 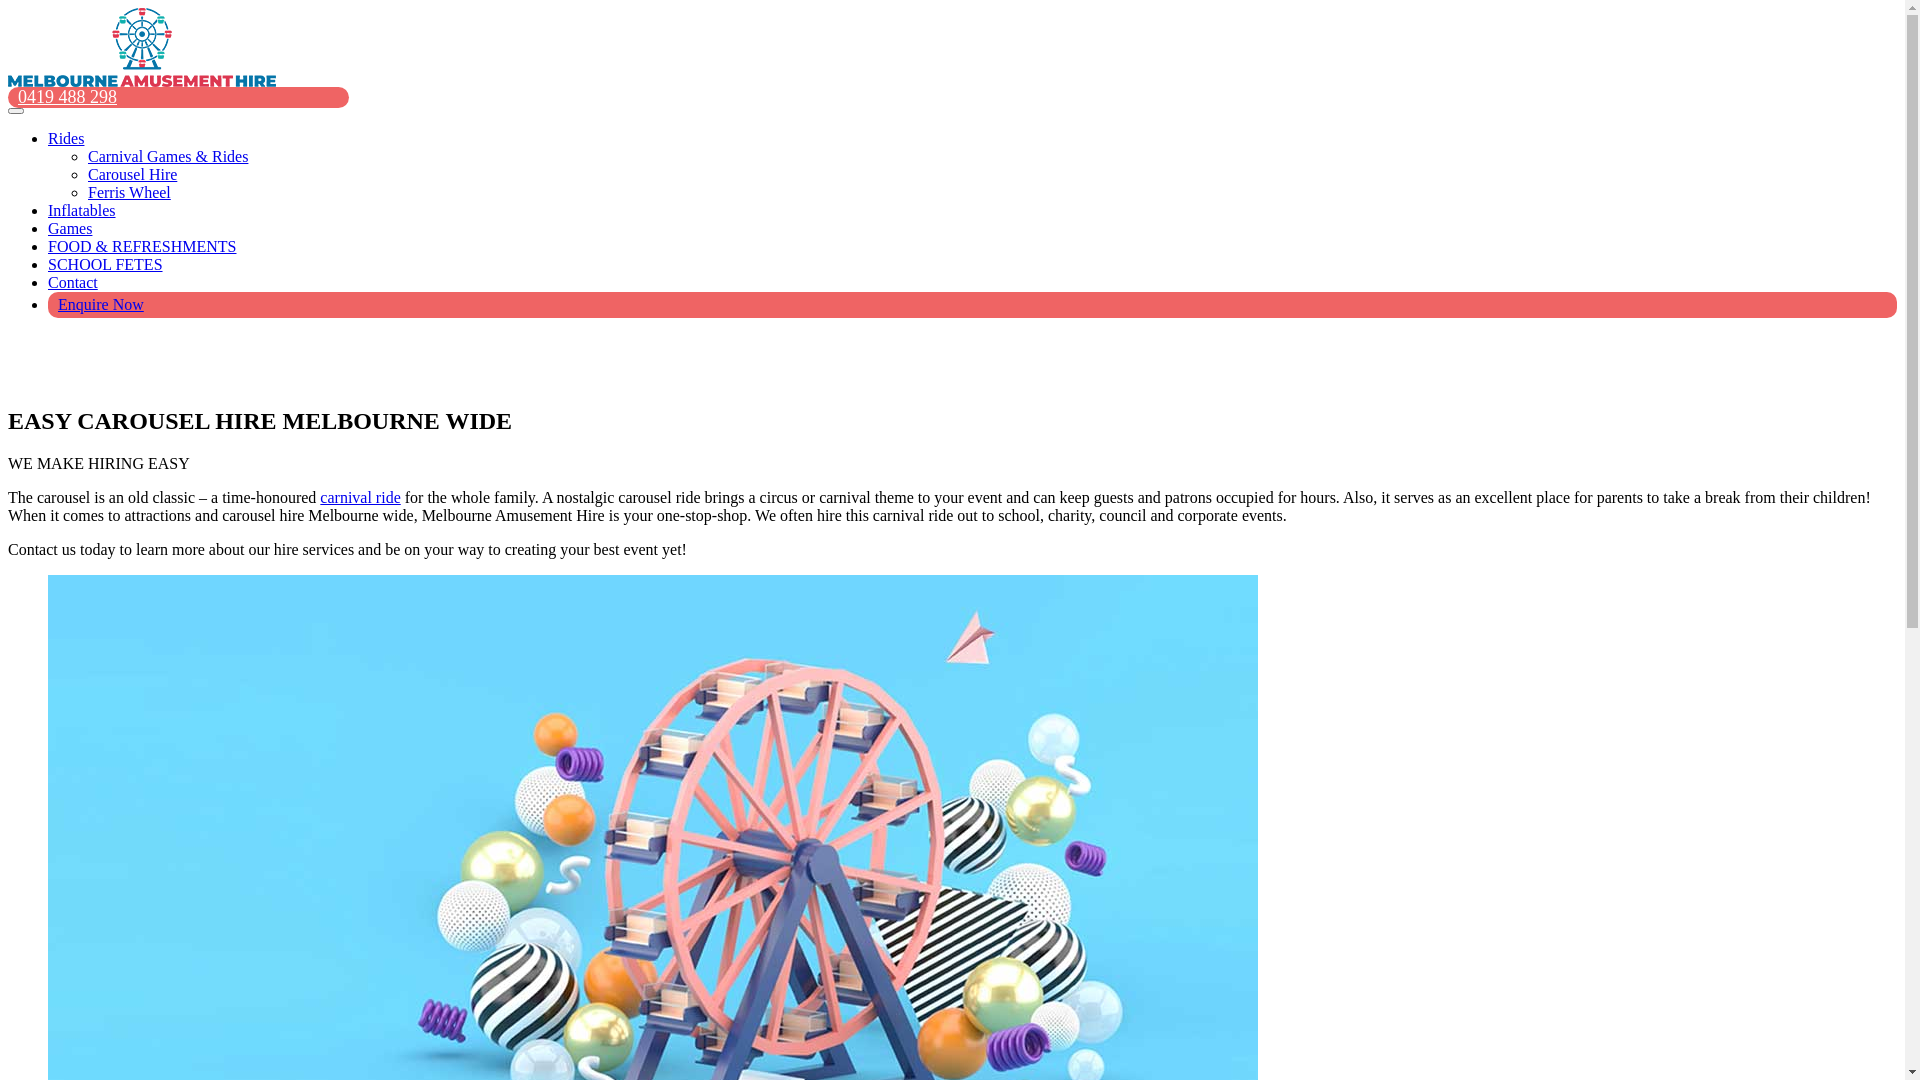 What do you see at coordinates (131, 173) in the screenshot?
I see `'Carousel Hire'` at bounding box center [131, 173].